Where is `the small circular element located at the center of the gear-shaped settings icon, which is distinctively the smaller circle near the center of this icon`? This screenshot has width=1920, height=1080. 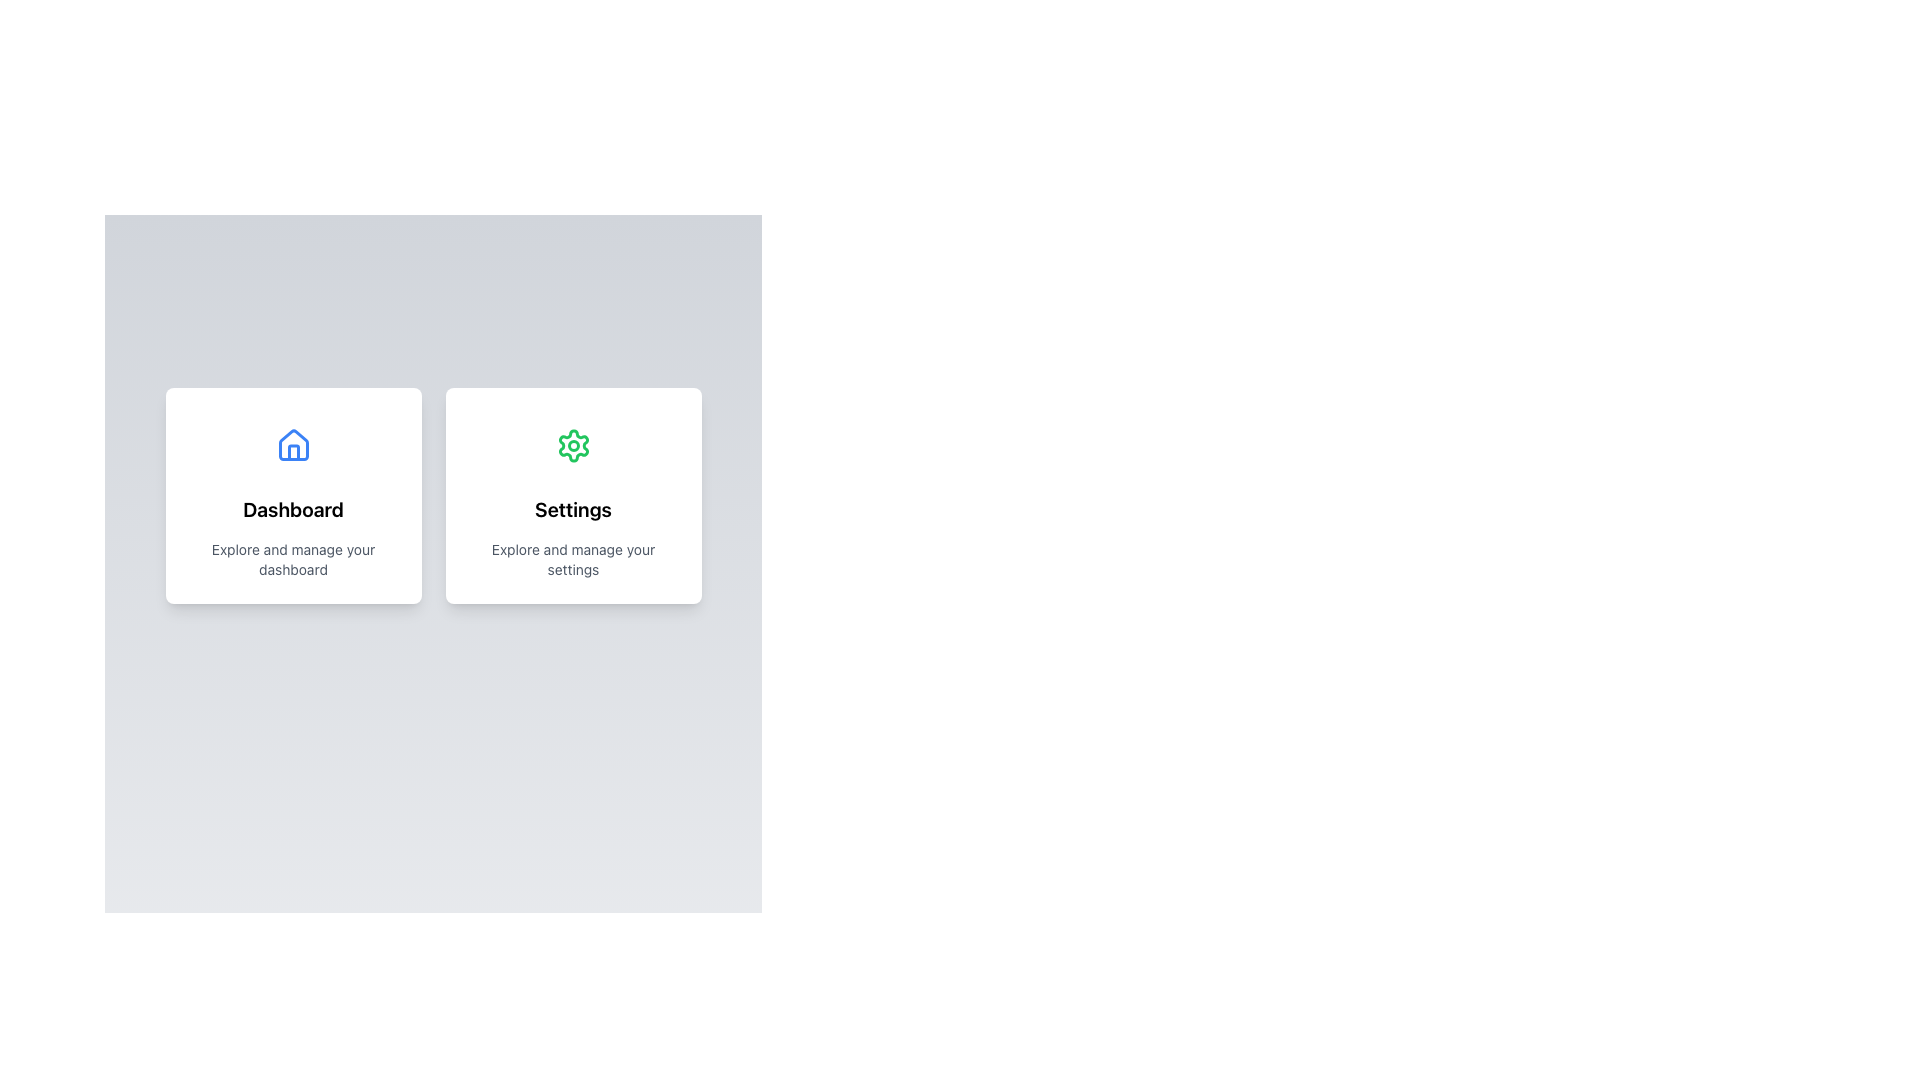
the small circular element located at the center of the gear-shaped settings icon, which is distinctively the smaller circle near the center of this icon is located at coordinates (572, 445).